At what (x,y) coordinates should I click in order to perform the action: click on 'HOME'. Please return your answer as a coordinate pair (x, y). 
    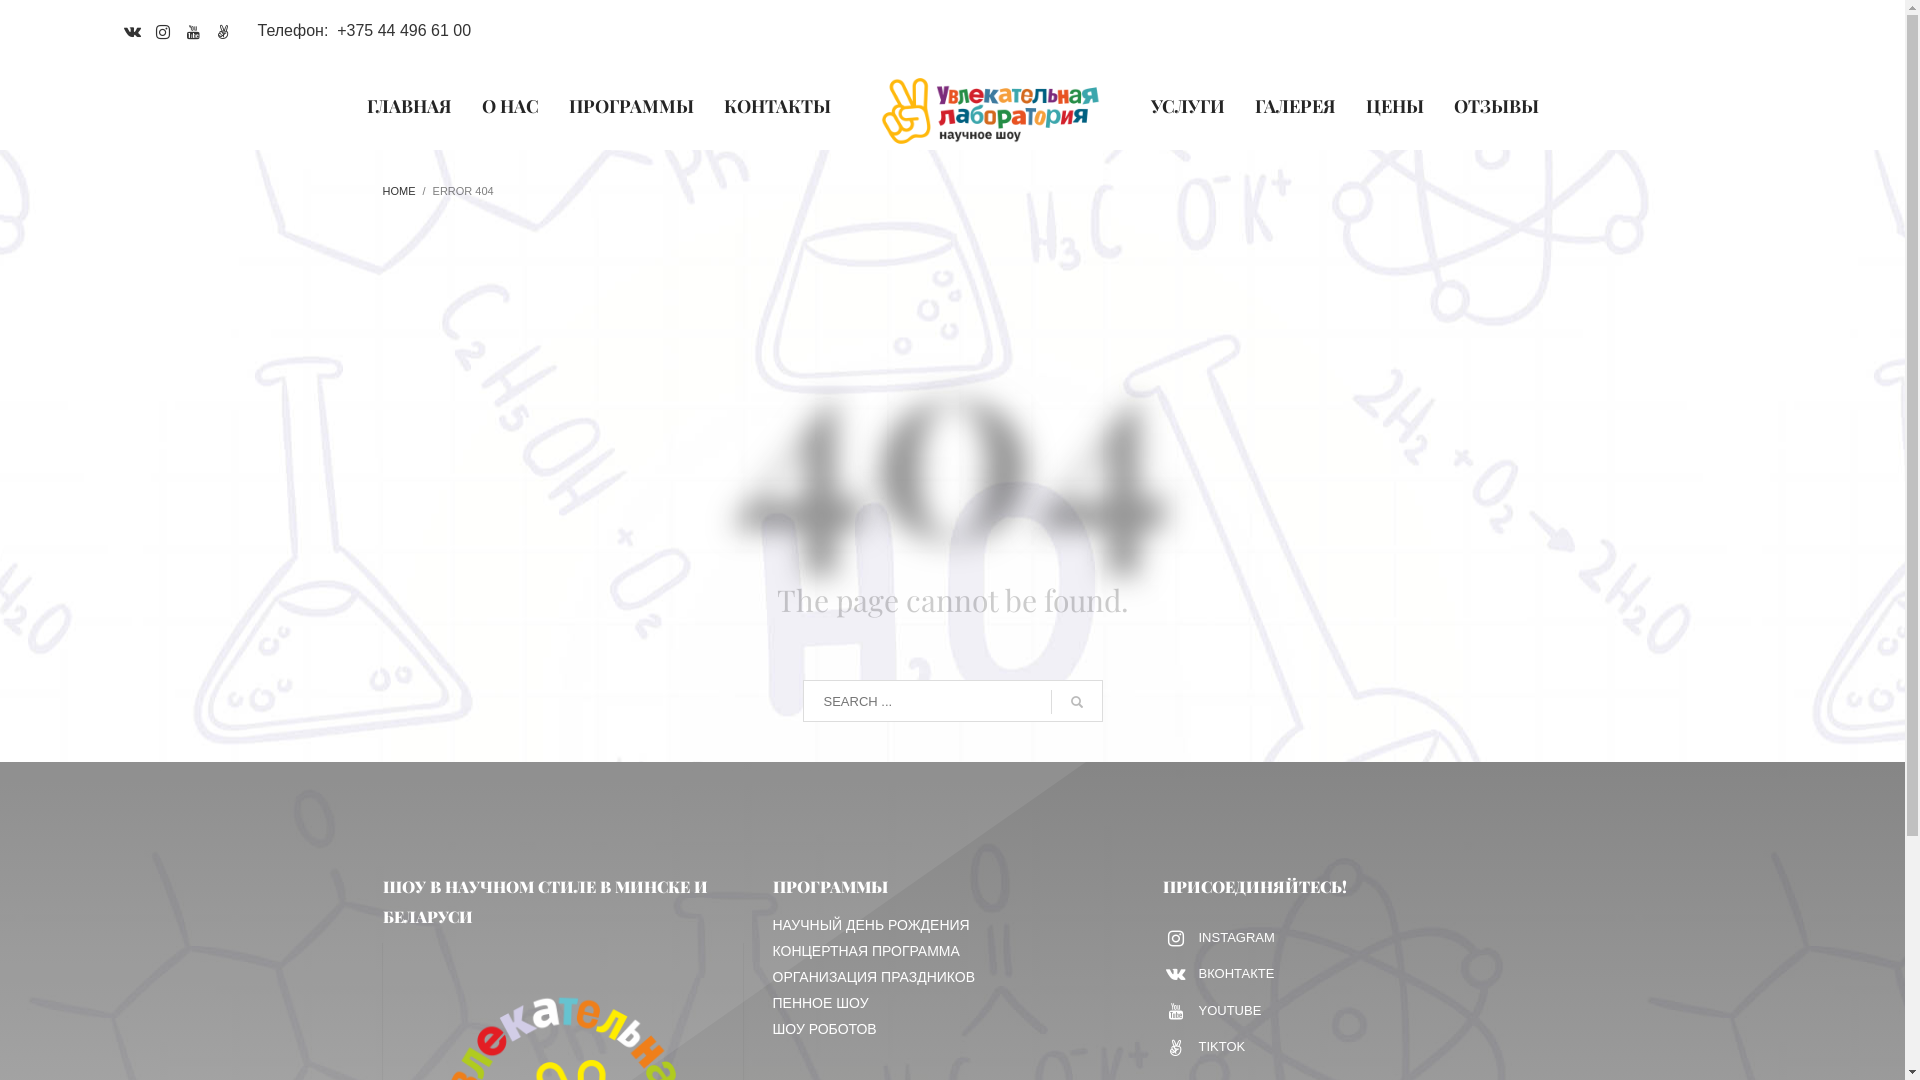
    Looking at the image, I should click on (382, 191).